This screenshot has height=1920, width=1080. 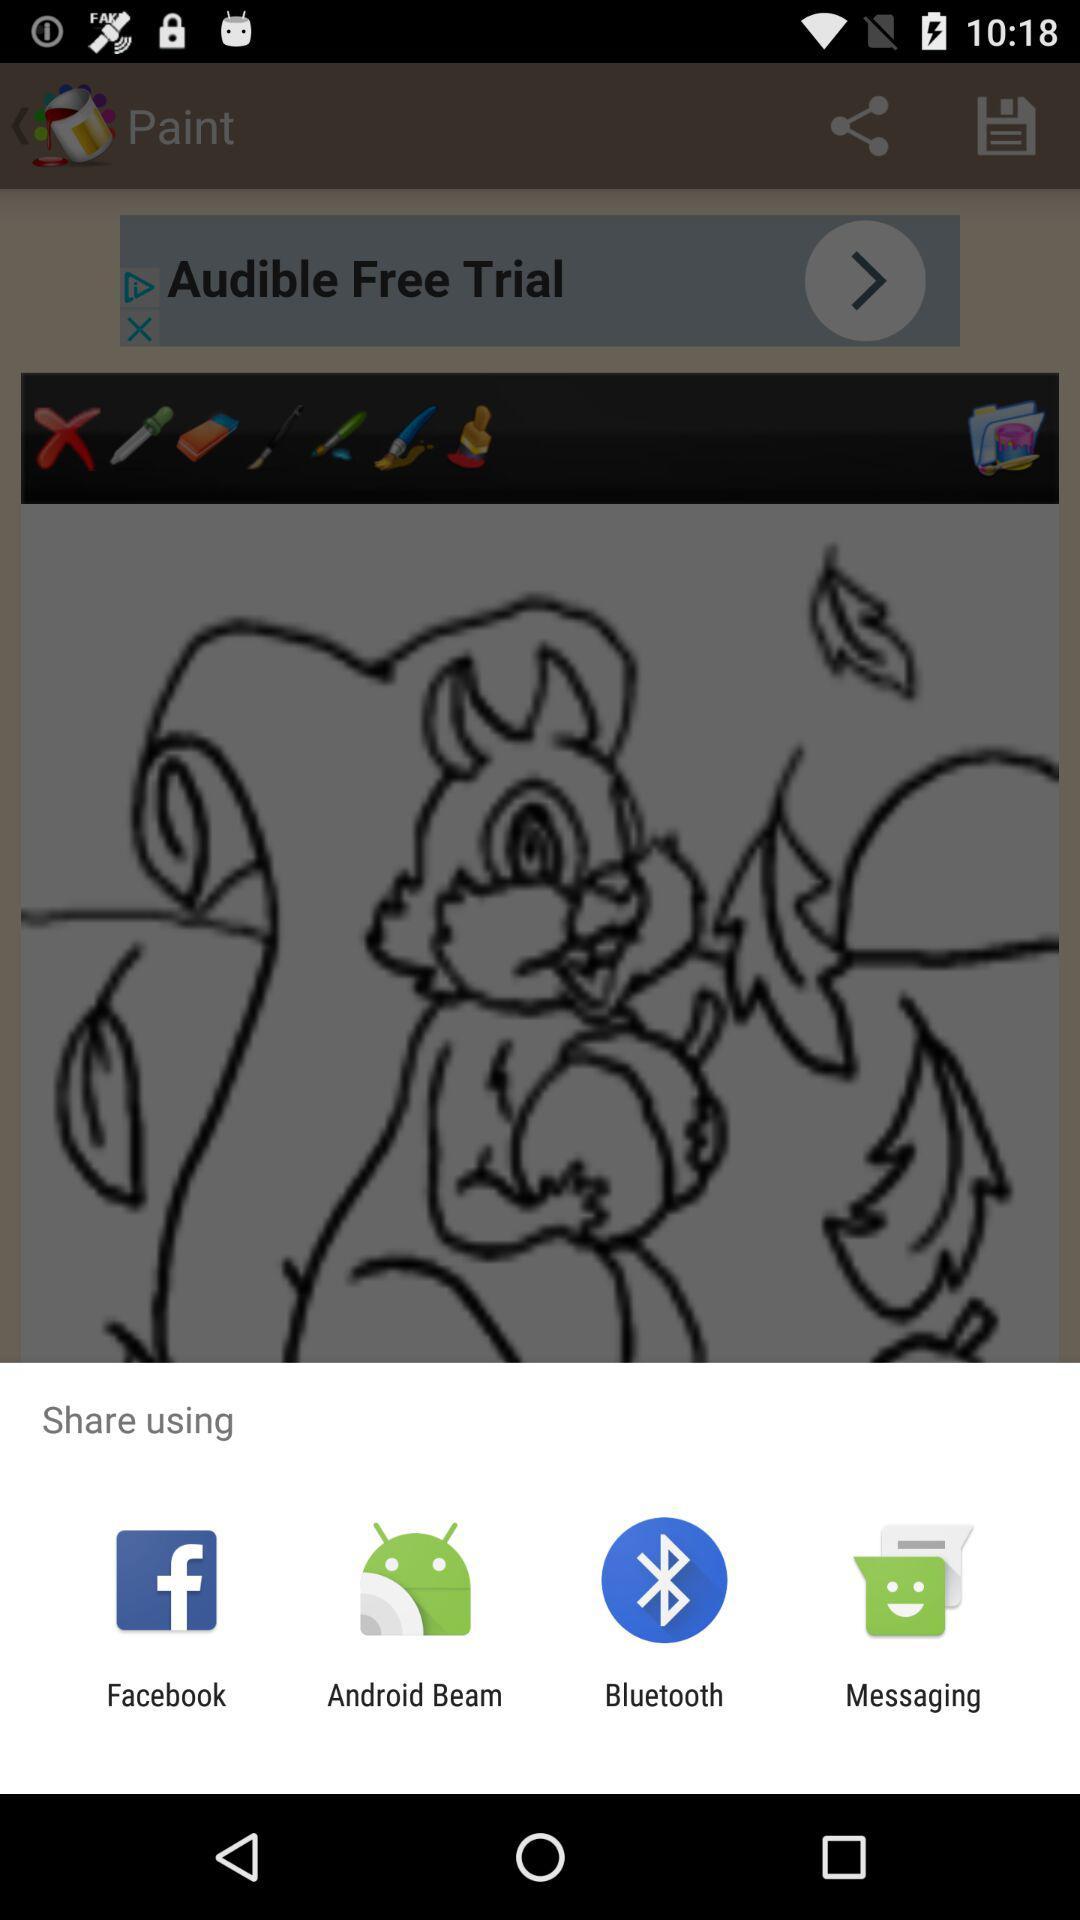 I want to click on bluetooth app, so click(x=664, y=1711).